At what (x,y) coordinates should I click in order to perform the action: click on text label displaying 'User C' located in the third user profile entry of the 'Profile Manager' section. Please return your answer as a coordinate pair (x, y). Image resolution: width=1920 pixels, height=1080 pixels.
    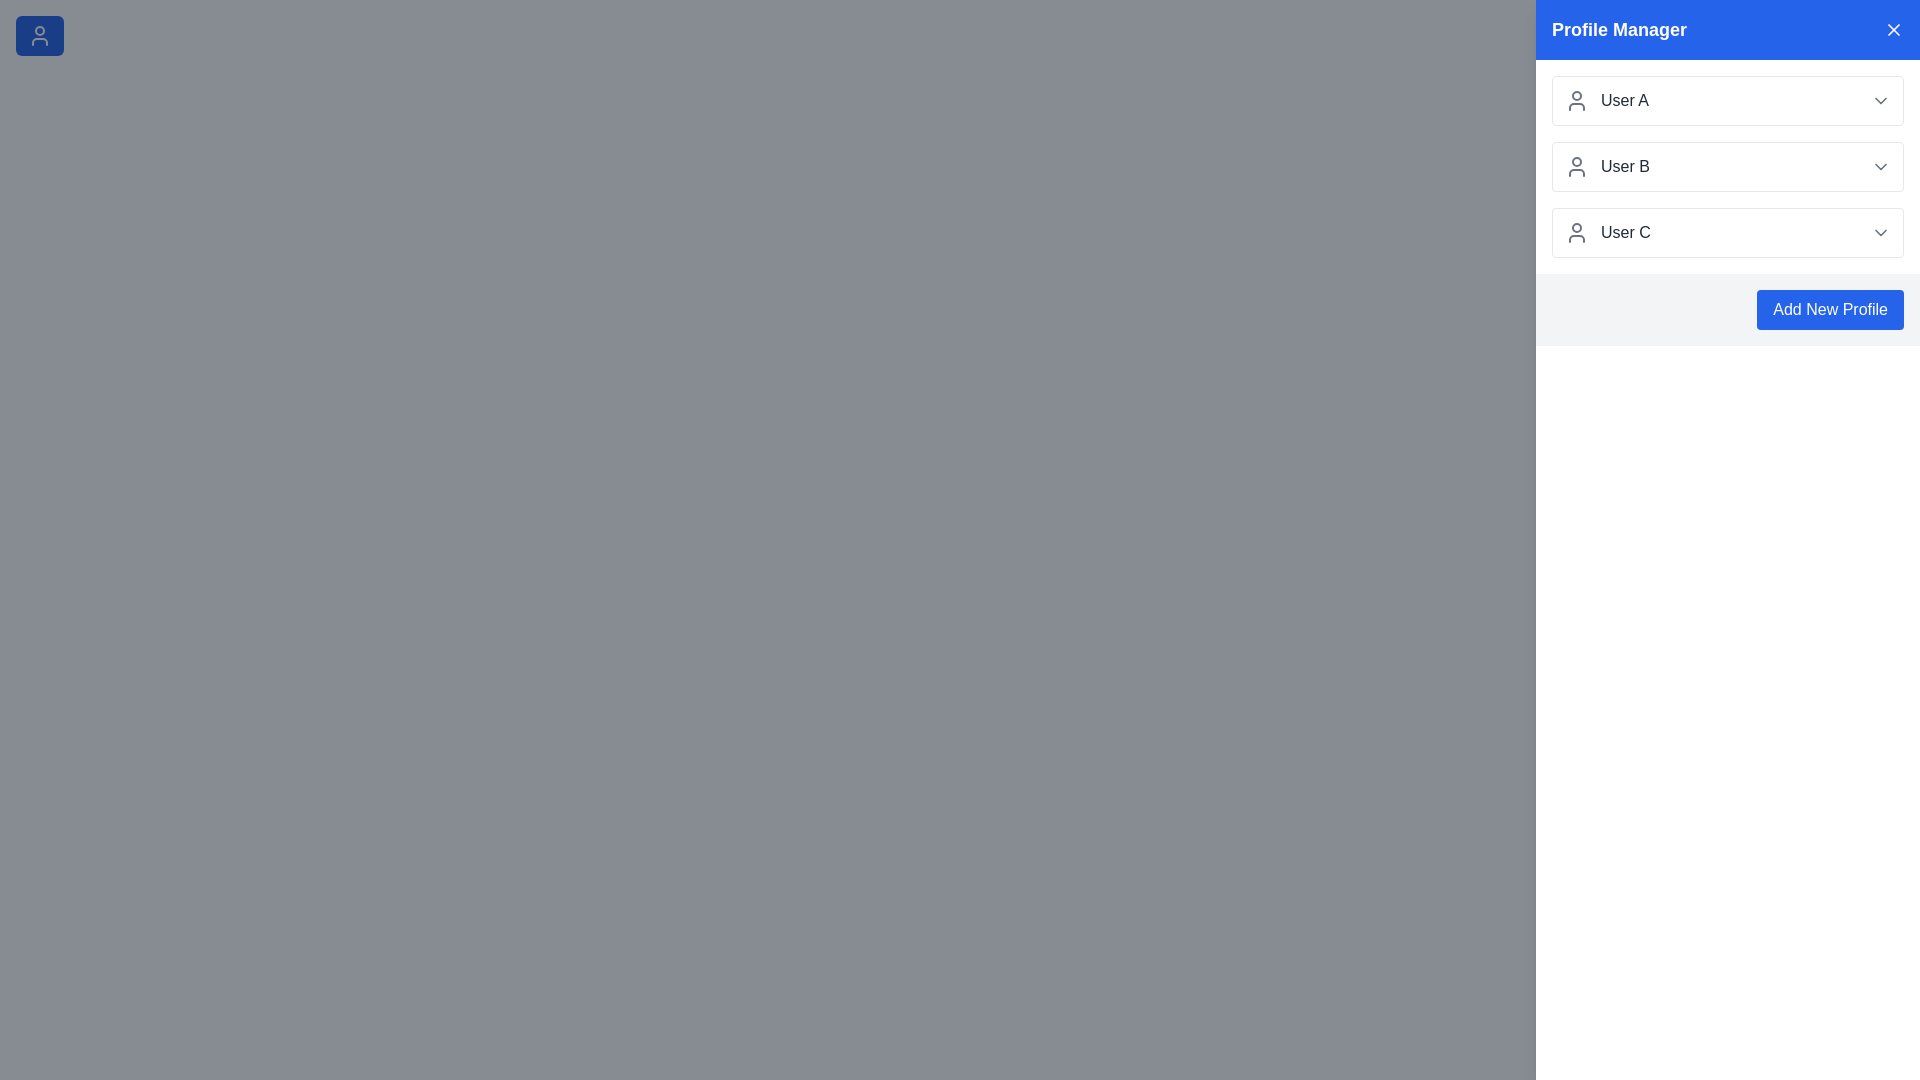
    Looking at the image, I should click on (1625, 231).